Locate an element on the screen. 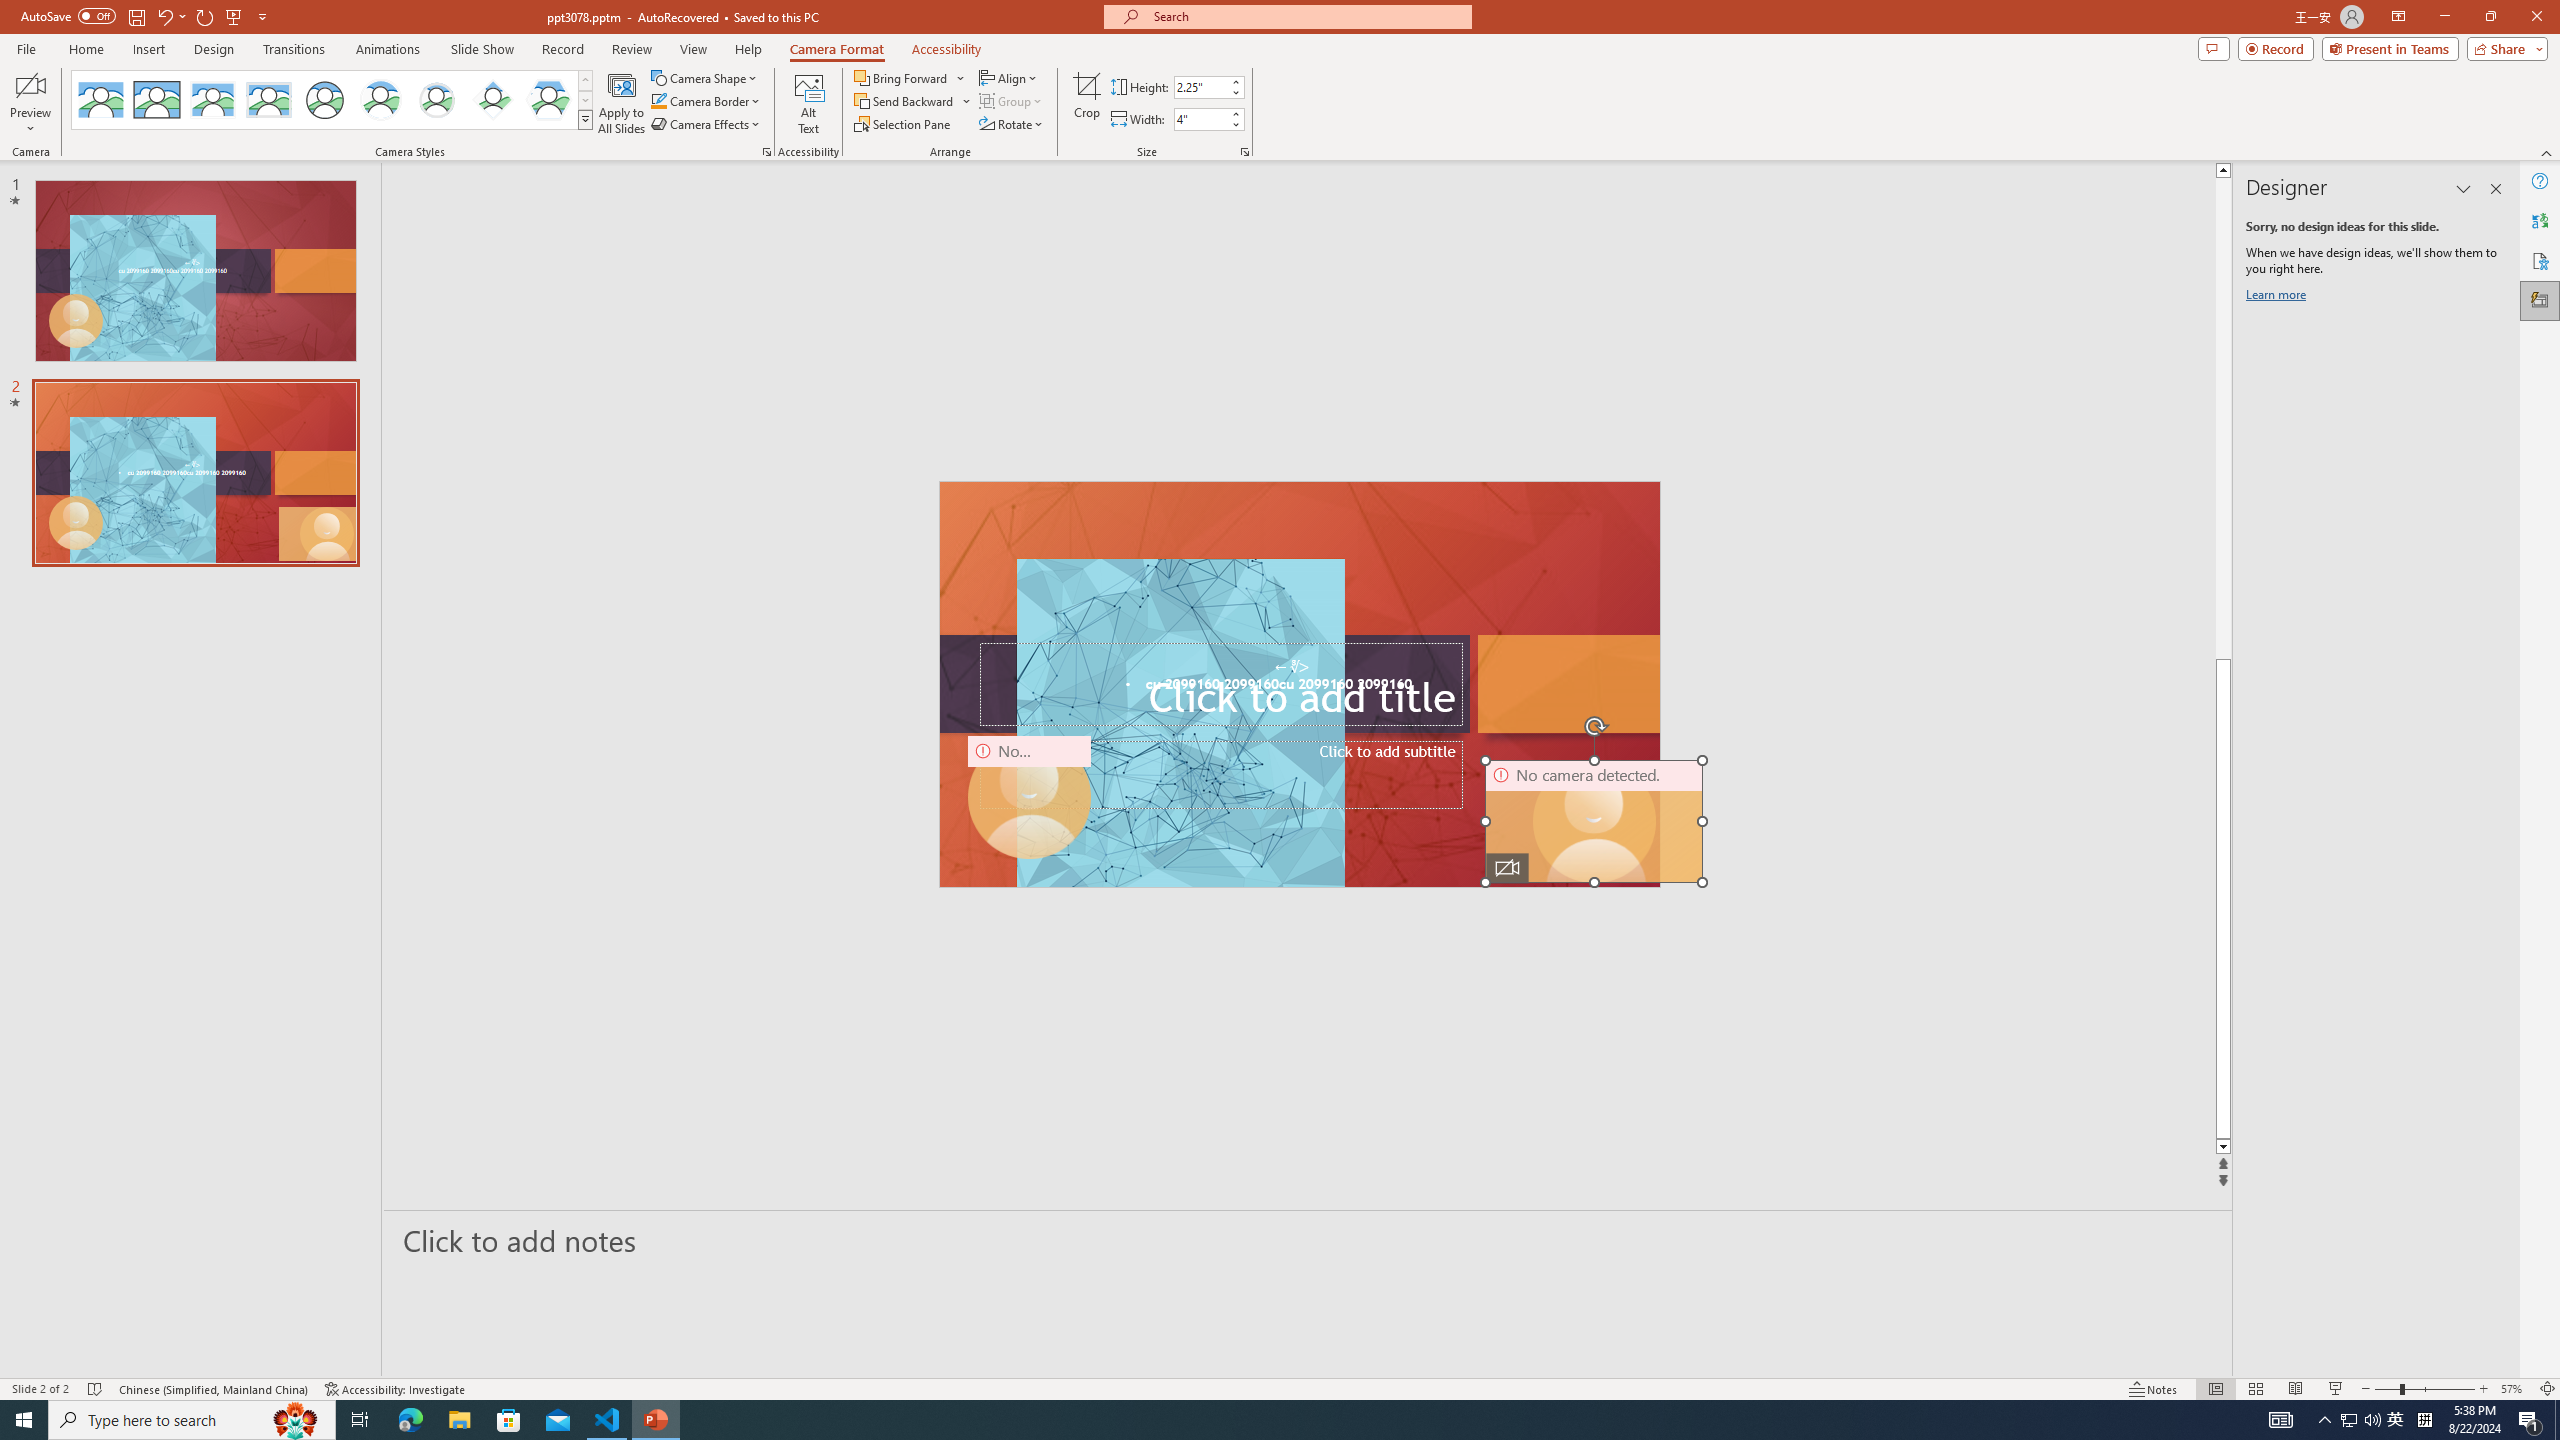 Image resolution: width=2560 pixels, height=1440 pixels. 'Simple Frame Circle' is located at coordinates (325, 99).